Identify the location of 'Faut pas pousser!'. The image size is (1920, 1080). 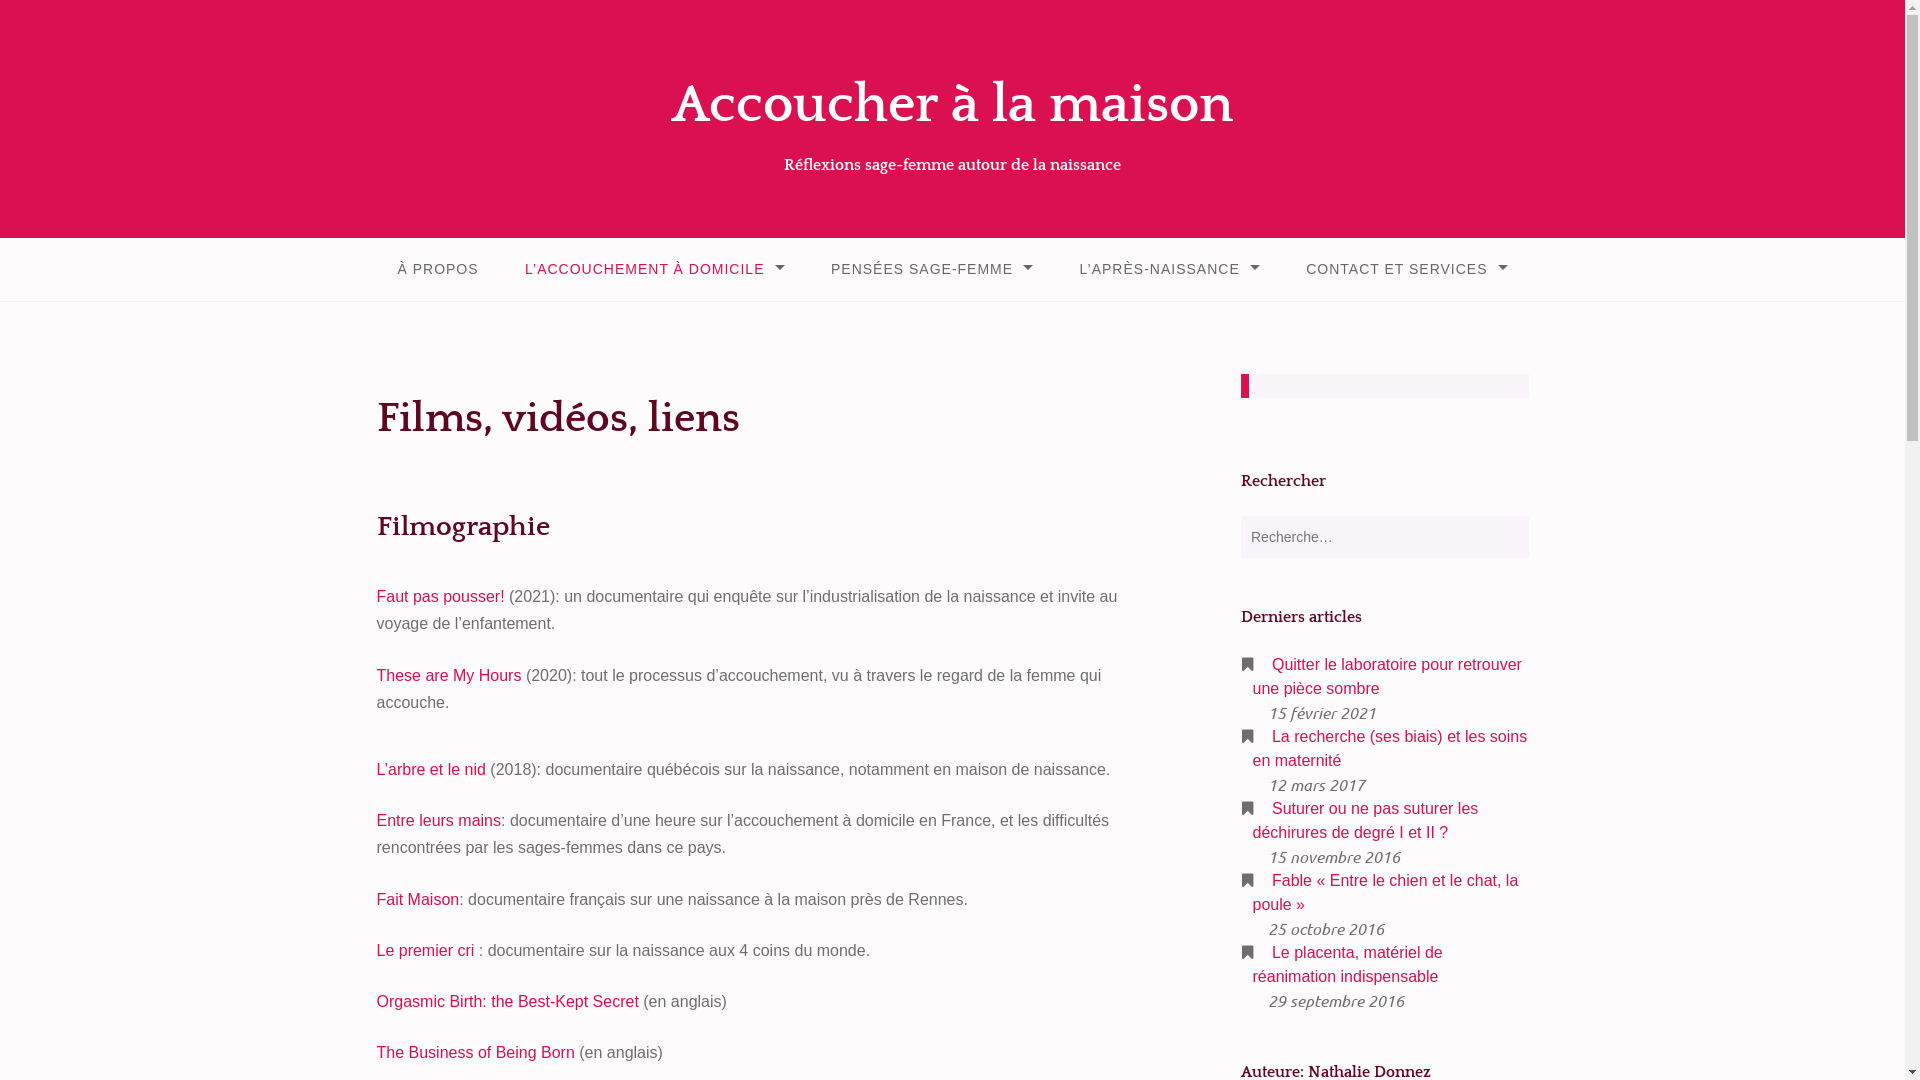
(375, 595).